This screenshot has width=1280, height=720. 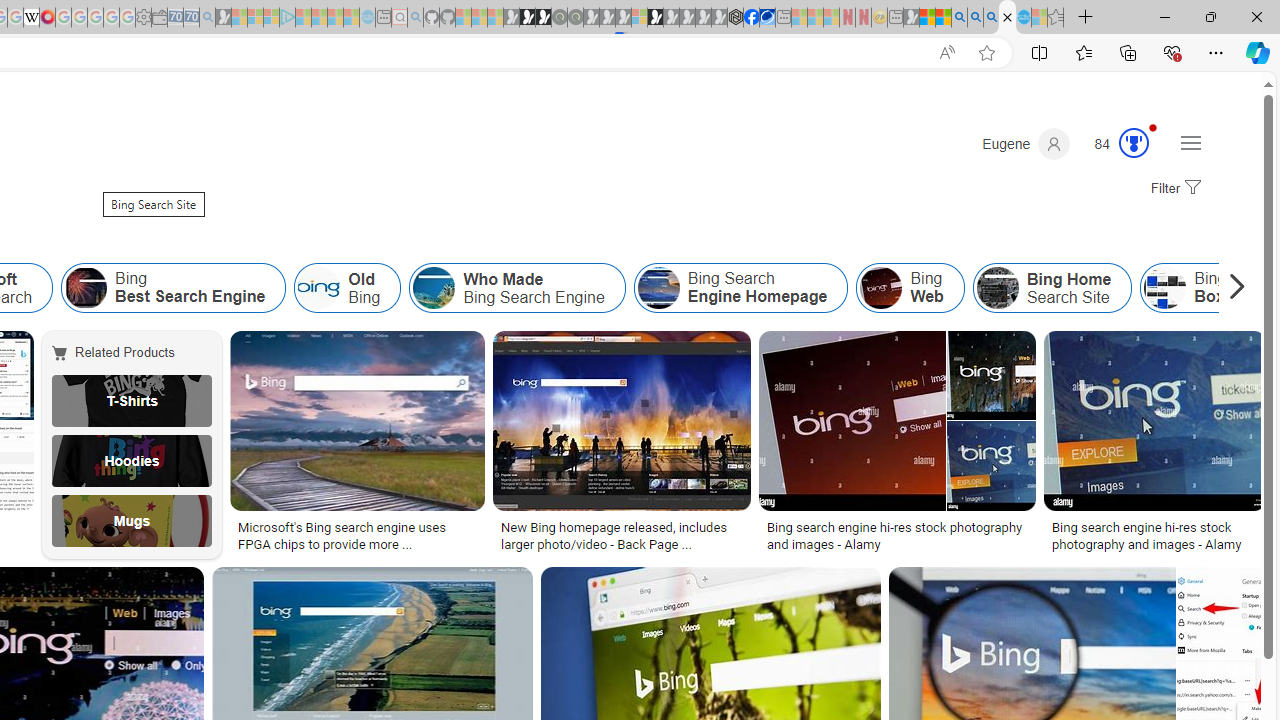 What do you see at coordinates (131, 401) in the screenshot?
I see `'T-Shirts'` at bounding box center [131, 401].